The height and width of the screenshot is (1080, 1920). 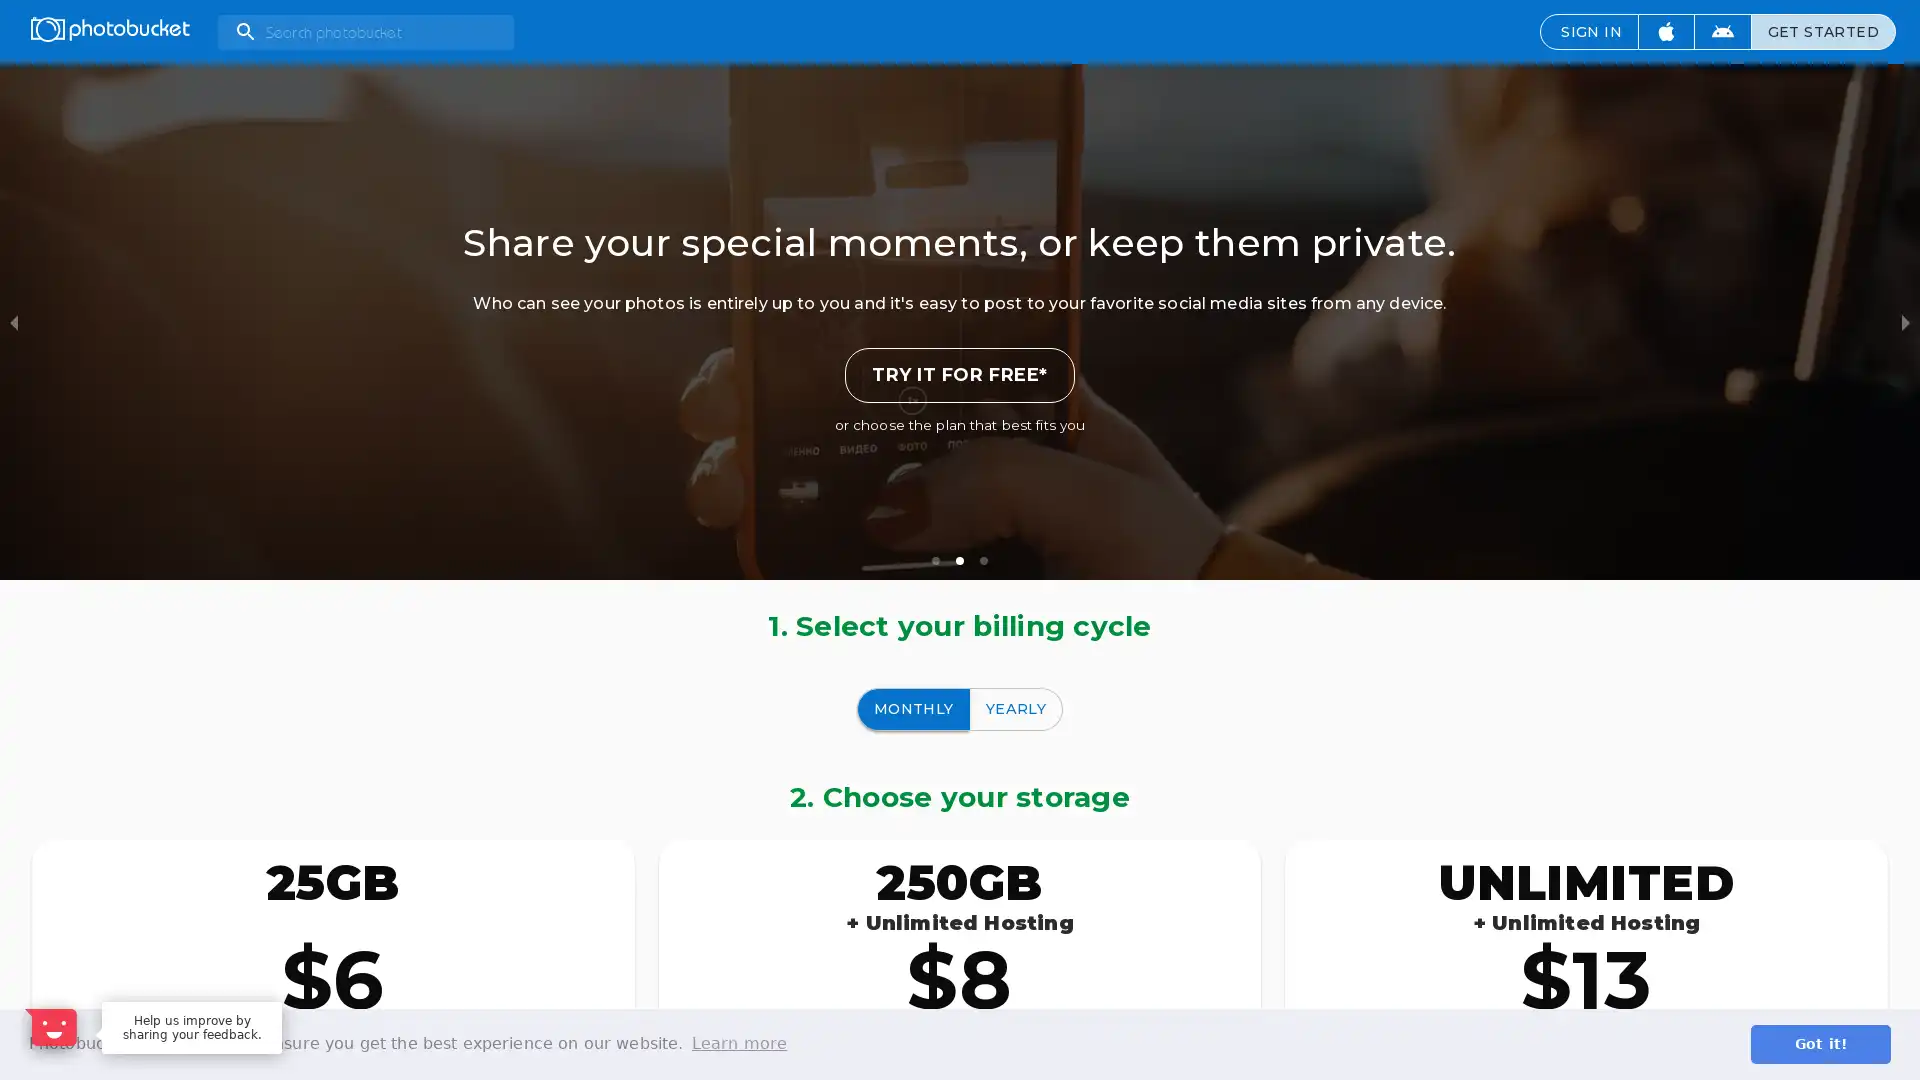 I want to click on TRY IT FOR FREE*, so click(x=958, y=374).